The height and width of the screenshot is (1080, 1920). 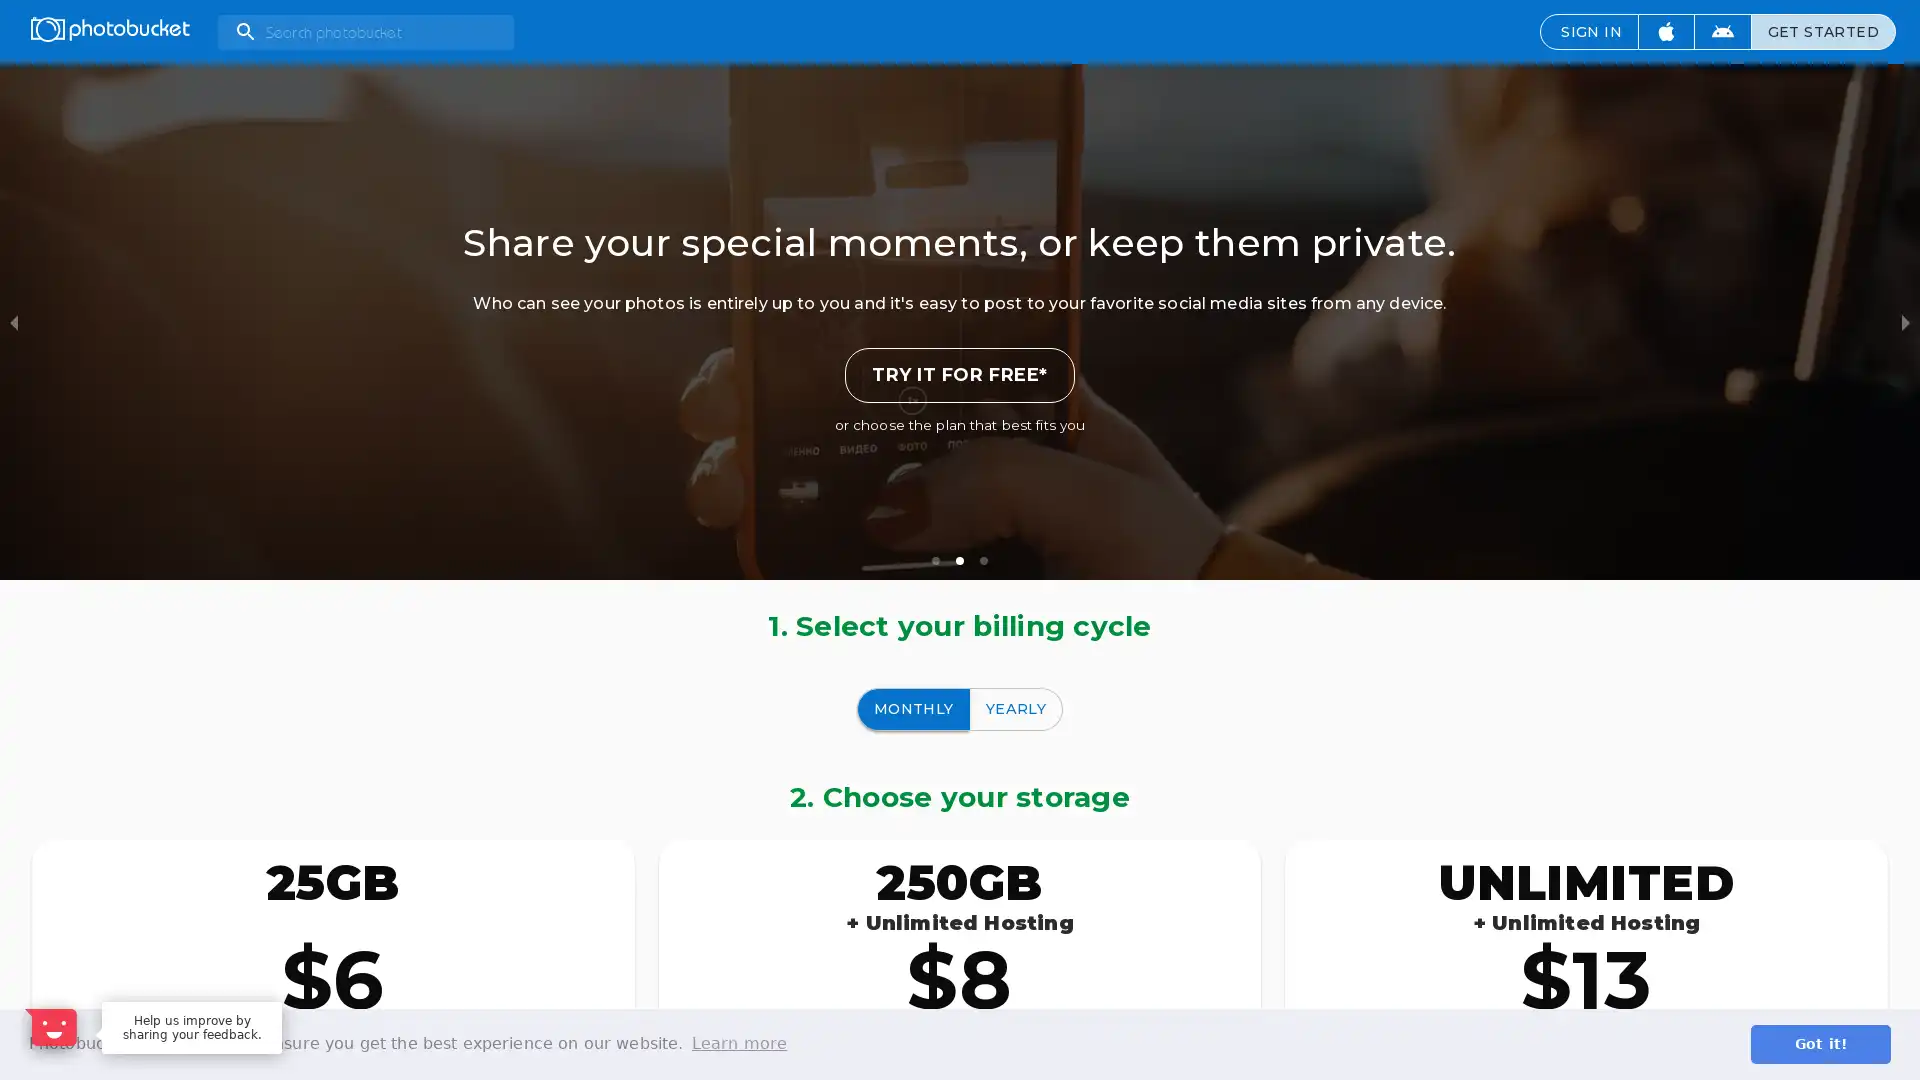 I want to click on TRY IT FOR FREE*, so click(x=958, y=374).